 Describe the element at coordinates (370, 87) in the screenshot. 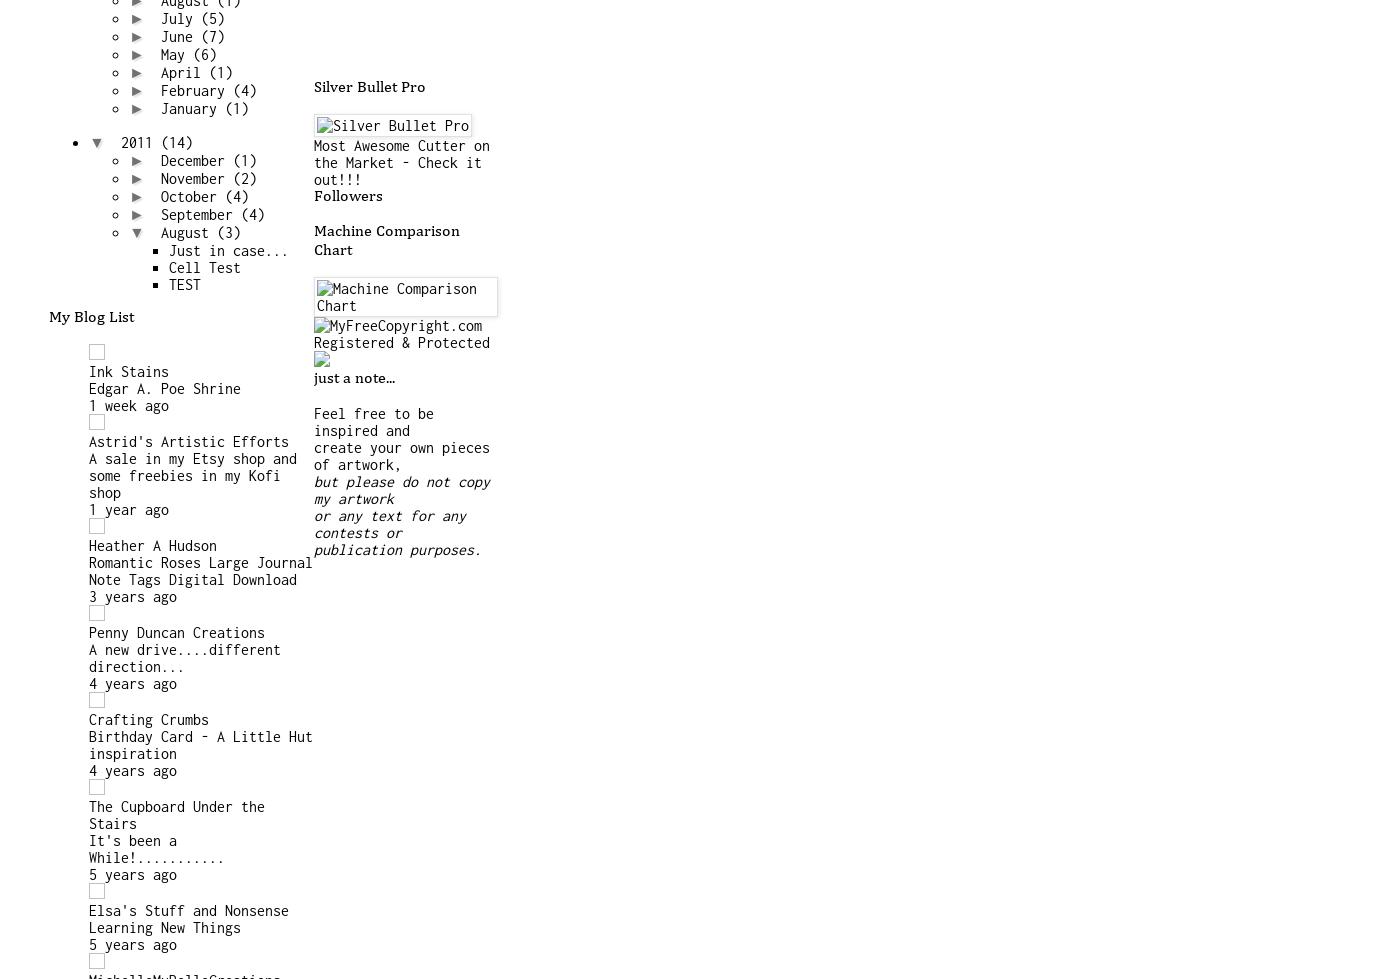

I see `'Silver Bullet Pro'` at that location.